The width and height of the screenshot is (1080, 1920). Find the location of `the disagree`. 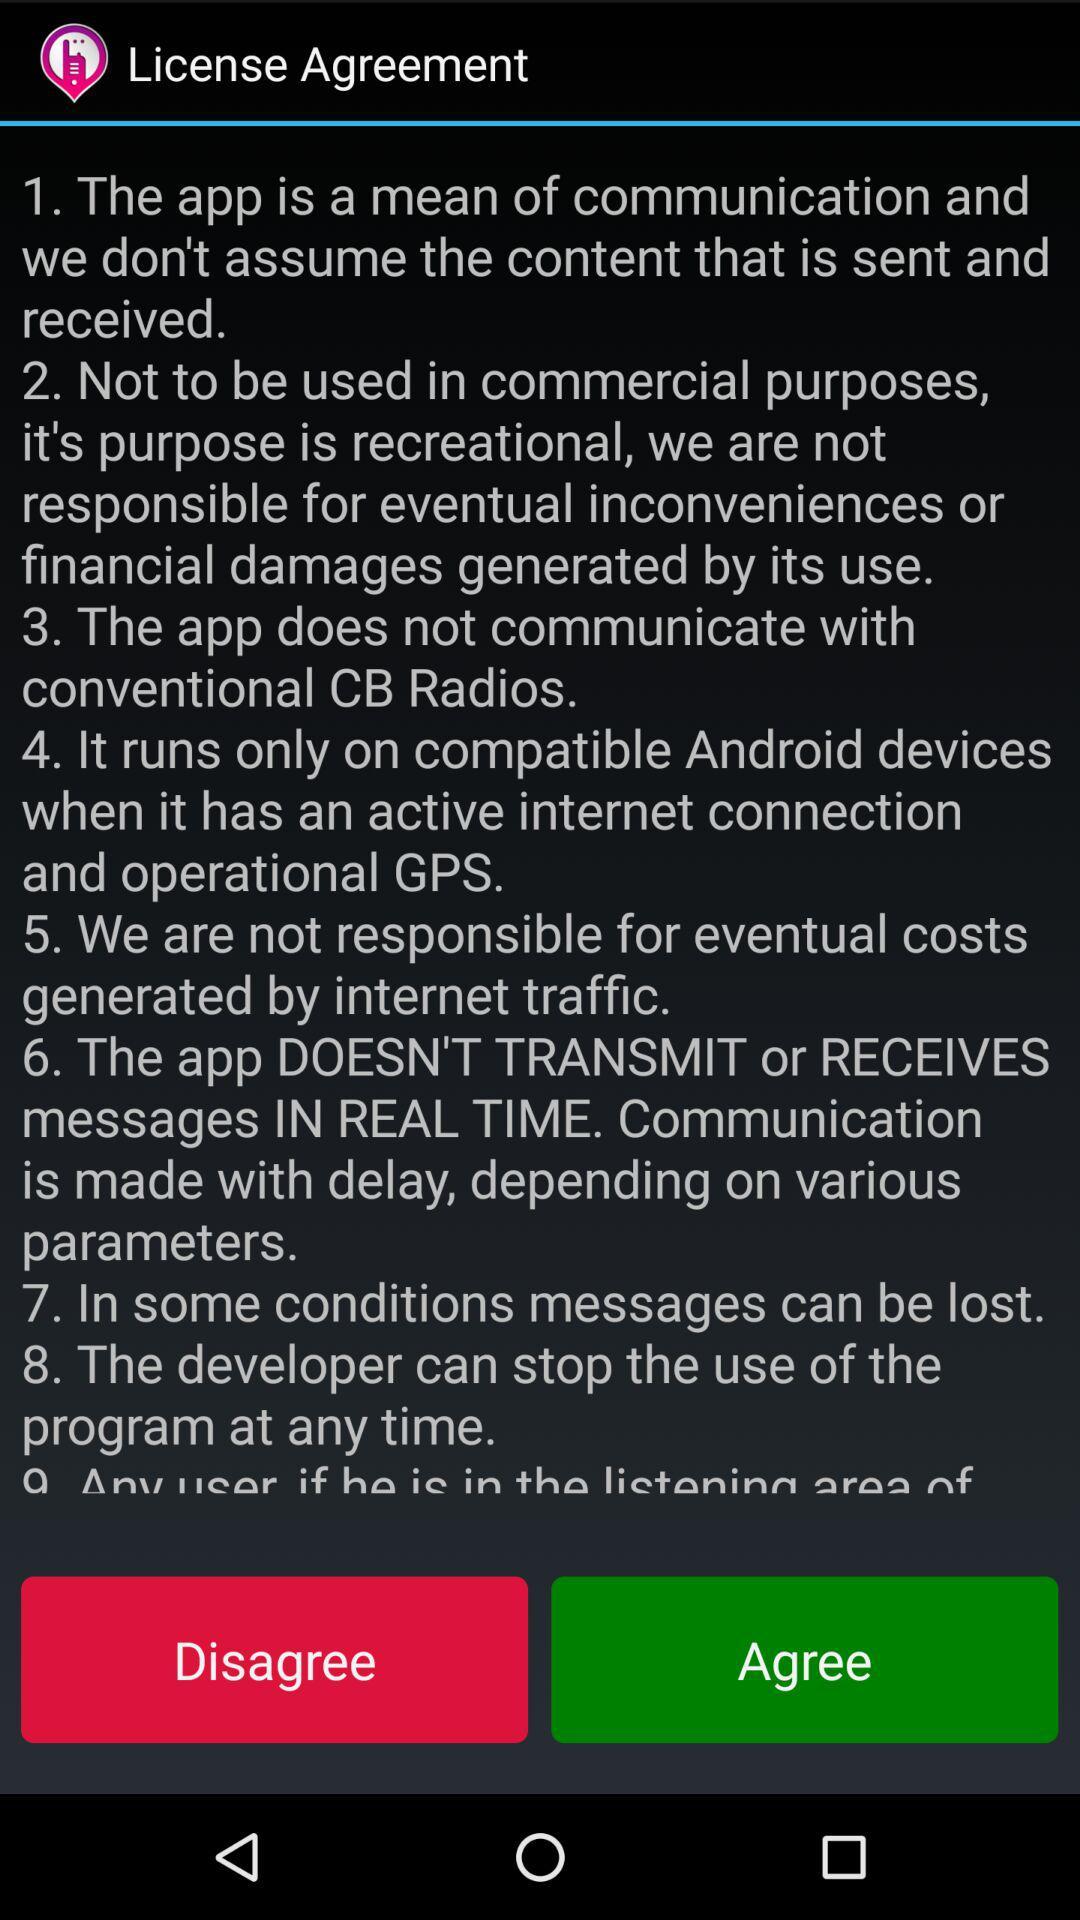

the disagree is located at coordinates (274, 1659).